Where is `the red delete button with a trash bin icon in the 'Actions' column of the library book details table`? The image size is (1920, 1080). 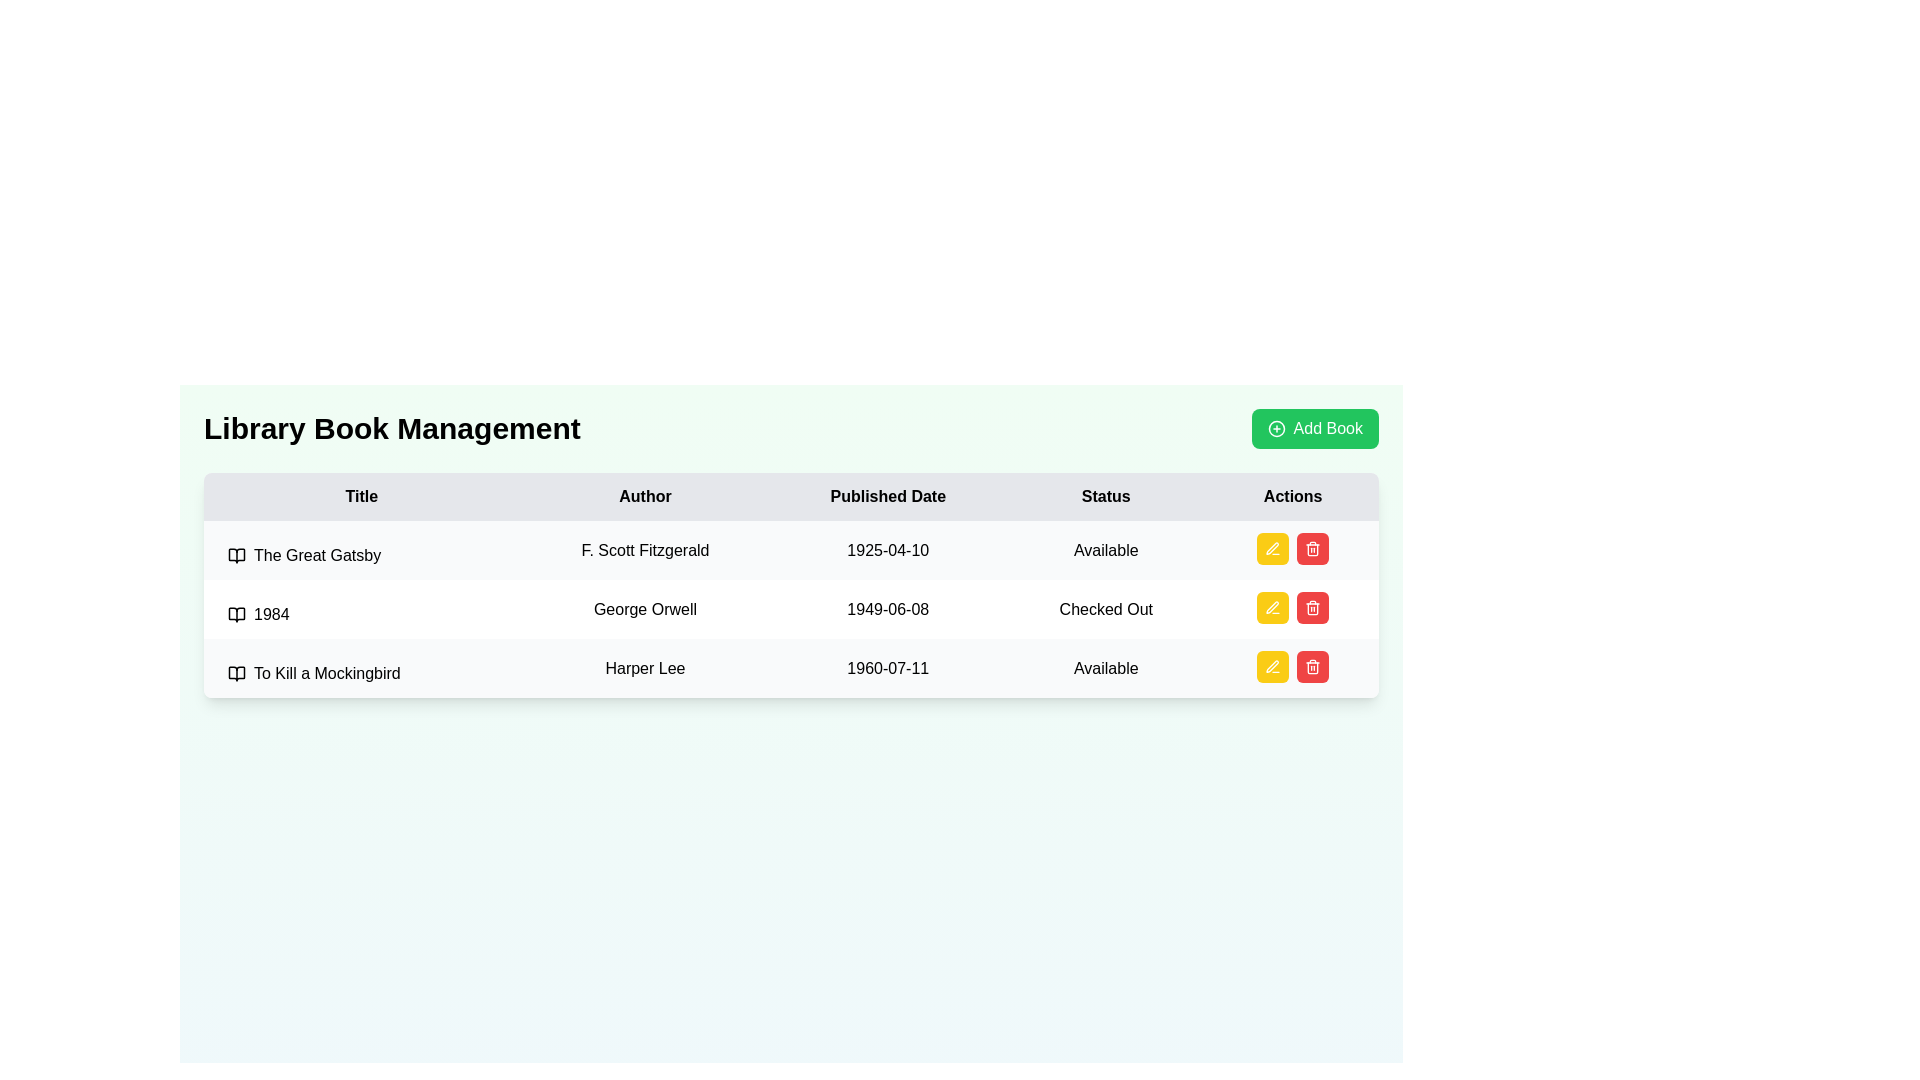
the red delete button with a trash bin icon in the 'Actions' column of the library book details table is located at coordinates (1313, 607).